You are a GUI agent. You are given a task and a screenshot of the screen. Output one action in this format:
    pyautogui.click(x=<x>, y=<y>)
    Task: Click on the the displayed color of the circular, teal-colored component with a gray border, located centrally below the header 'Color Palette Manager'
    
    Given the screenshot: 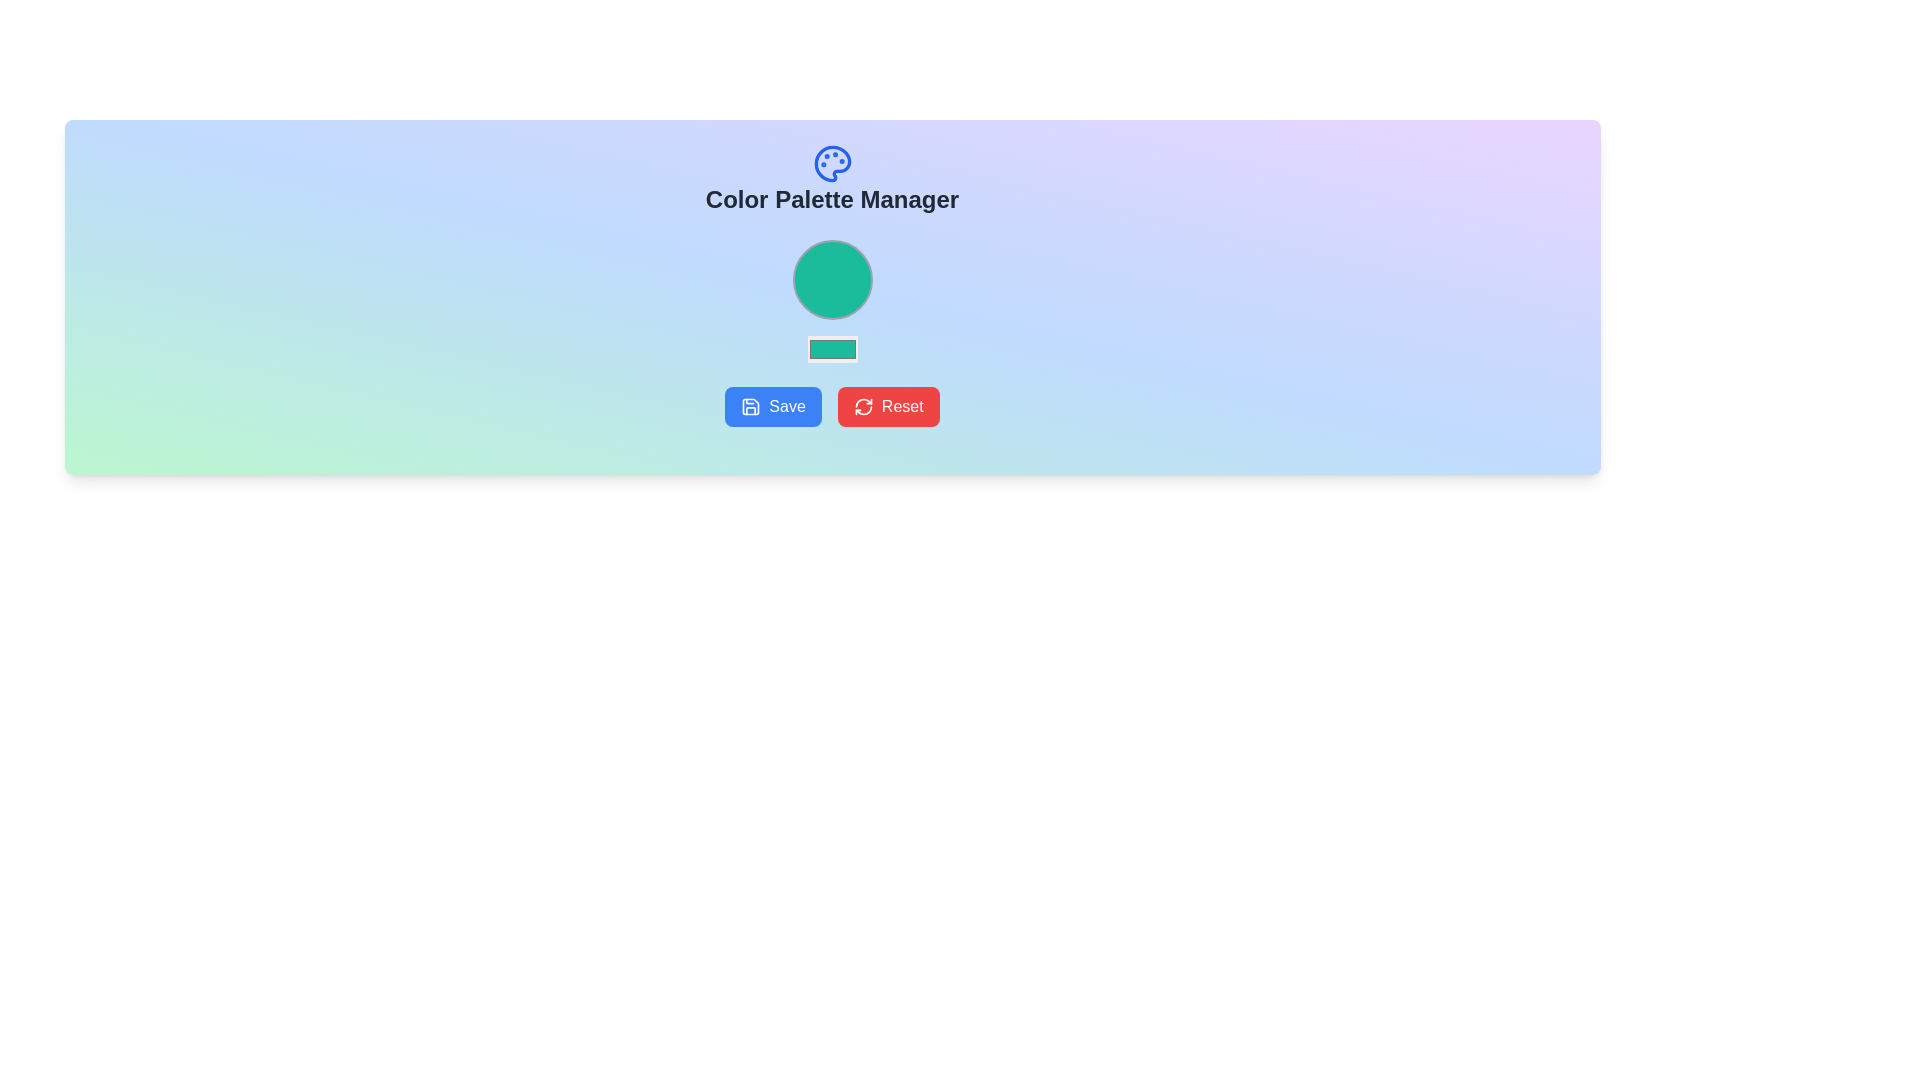 What is the action you would take?
    pyautogui.click(x=832, y=280)
    